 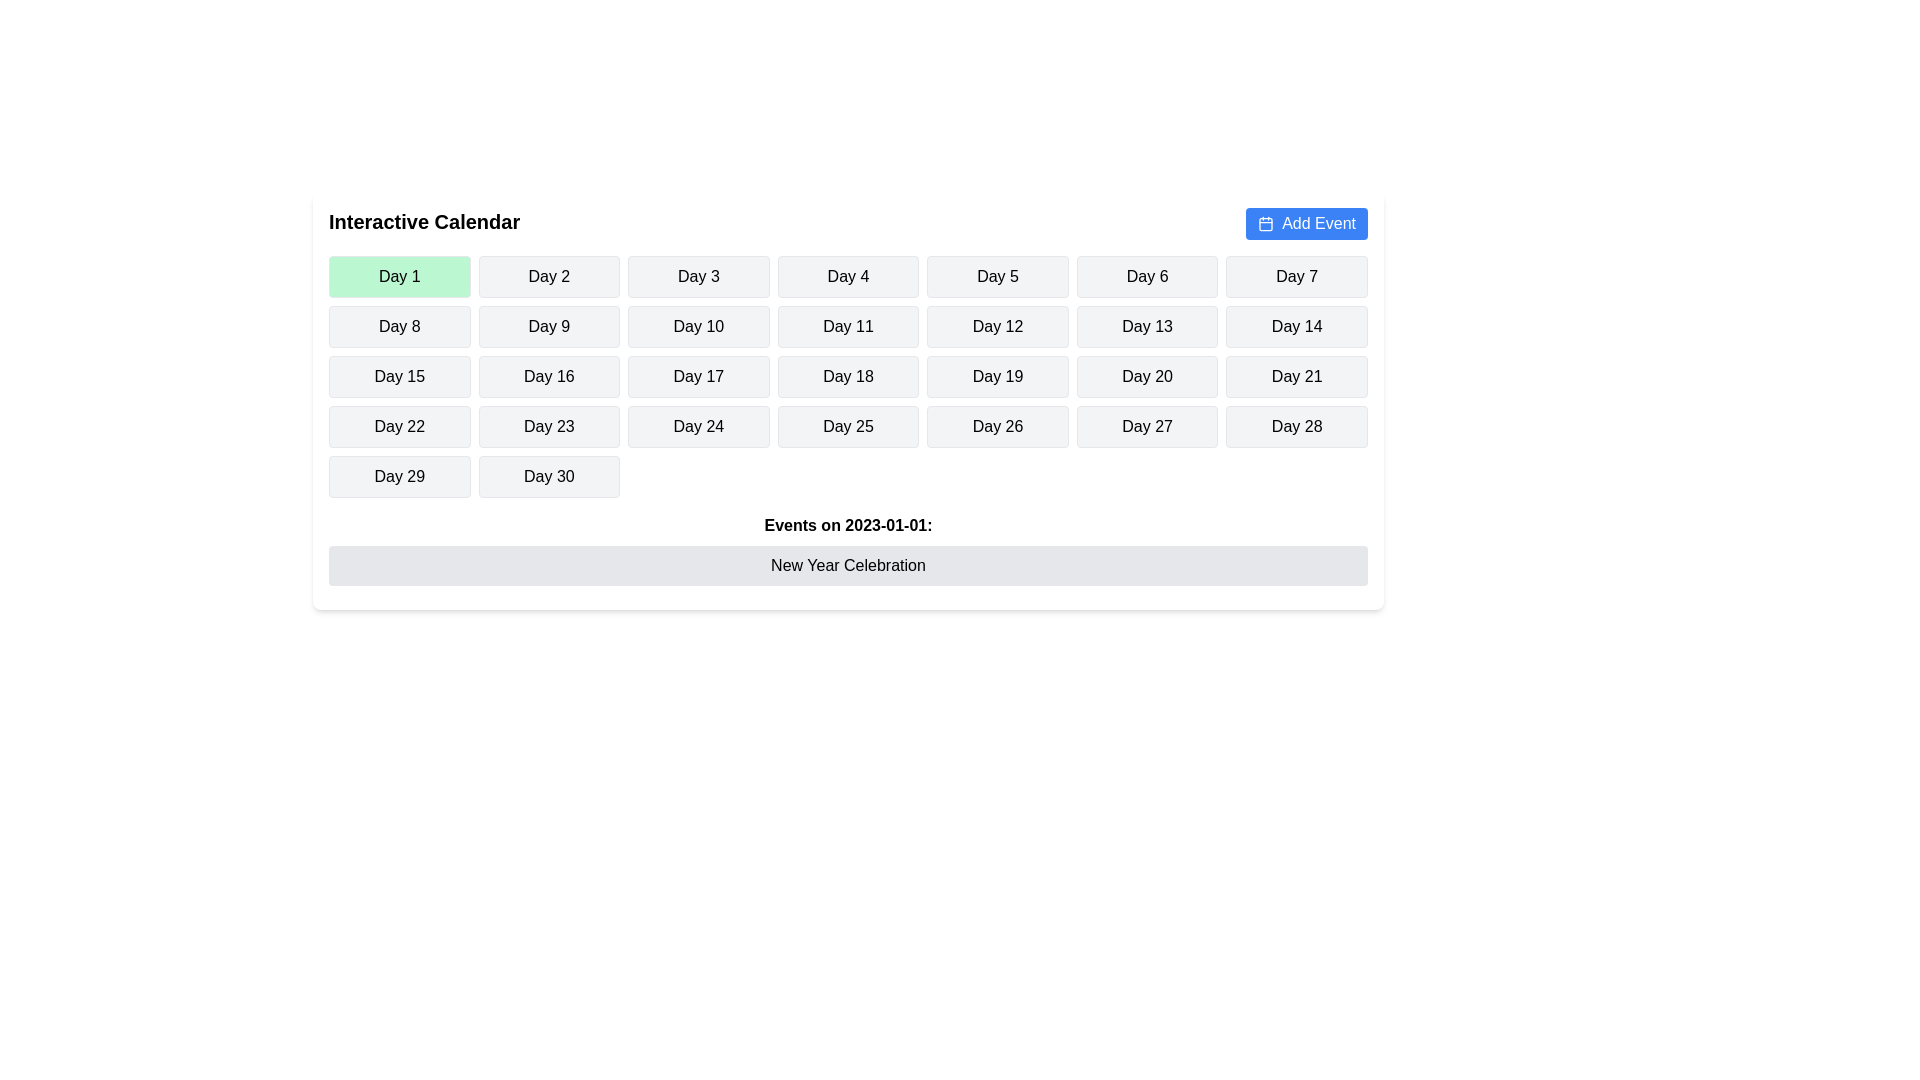 I want to click on the button representing the fourth day in the calendar interface, so click(x=848, y=277).